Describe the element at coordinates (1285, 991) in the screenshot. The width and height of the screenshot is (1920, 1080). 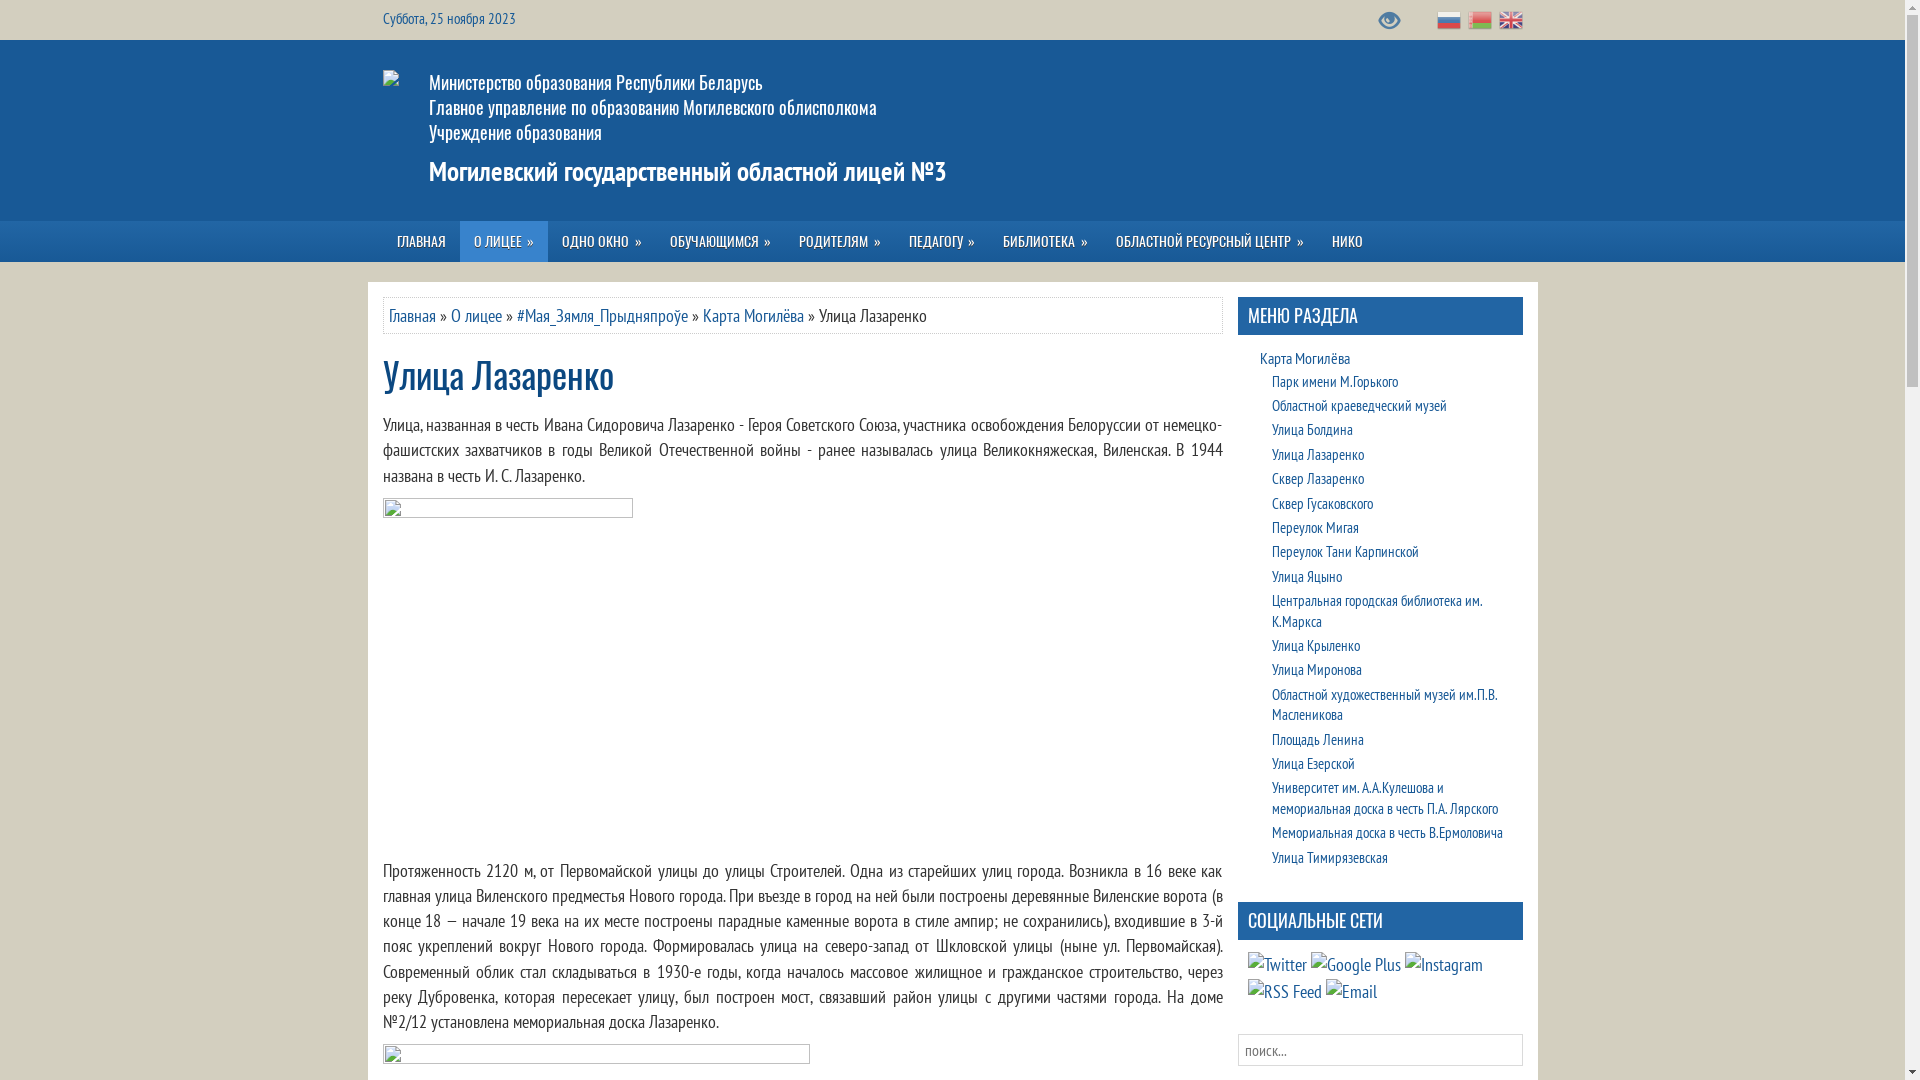
I see `'RSS Feed'` at that location.